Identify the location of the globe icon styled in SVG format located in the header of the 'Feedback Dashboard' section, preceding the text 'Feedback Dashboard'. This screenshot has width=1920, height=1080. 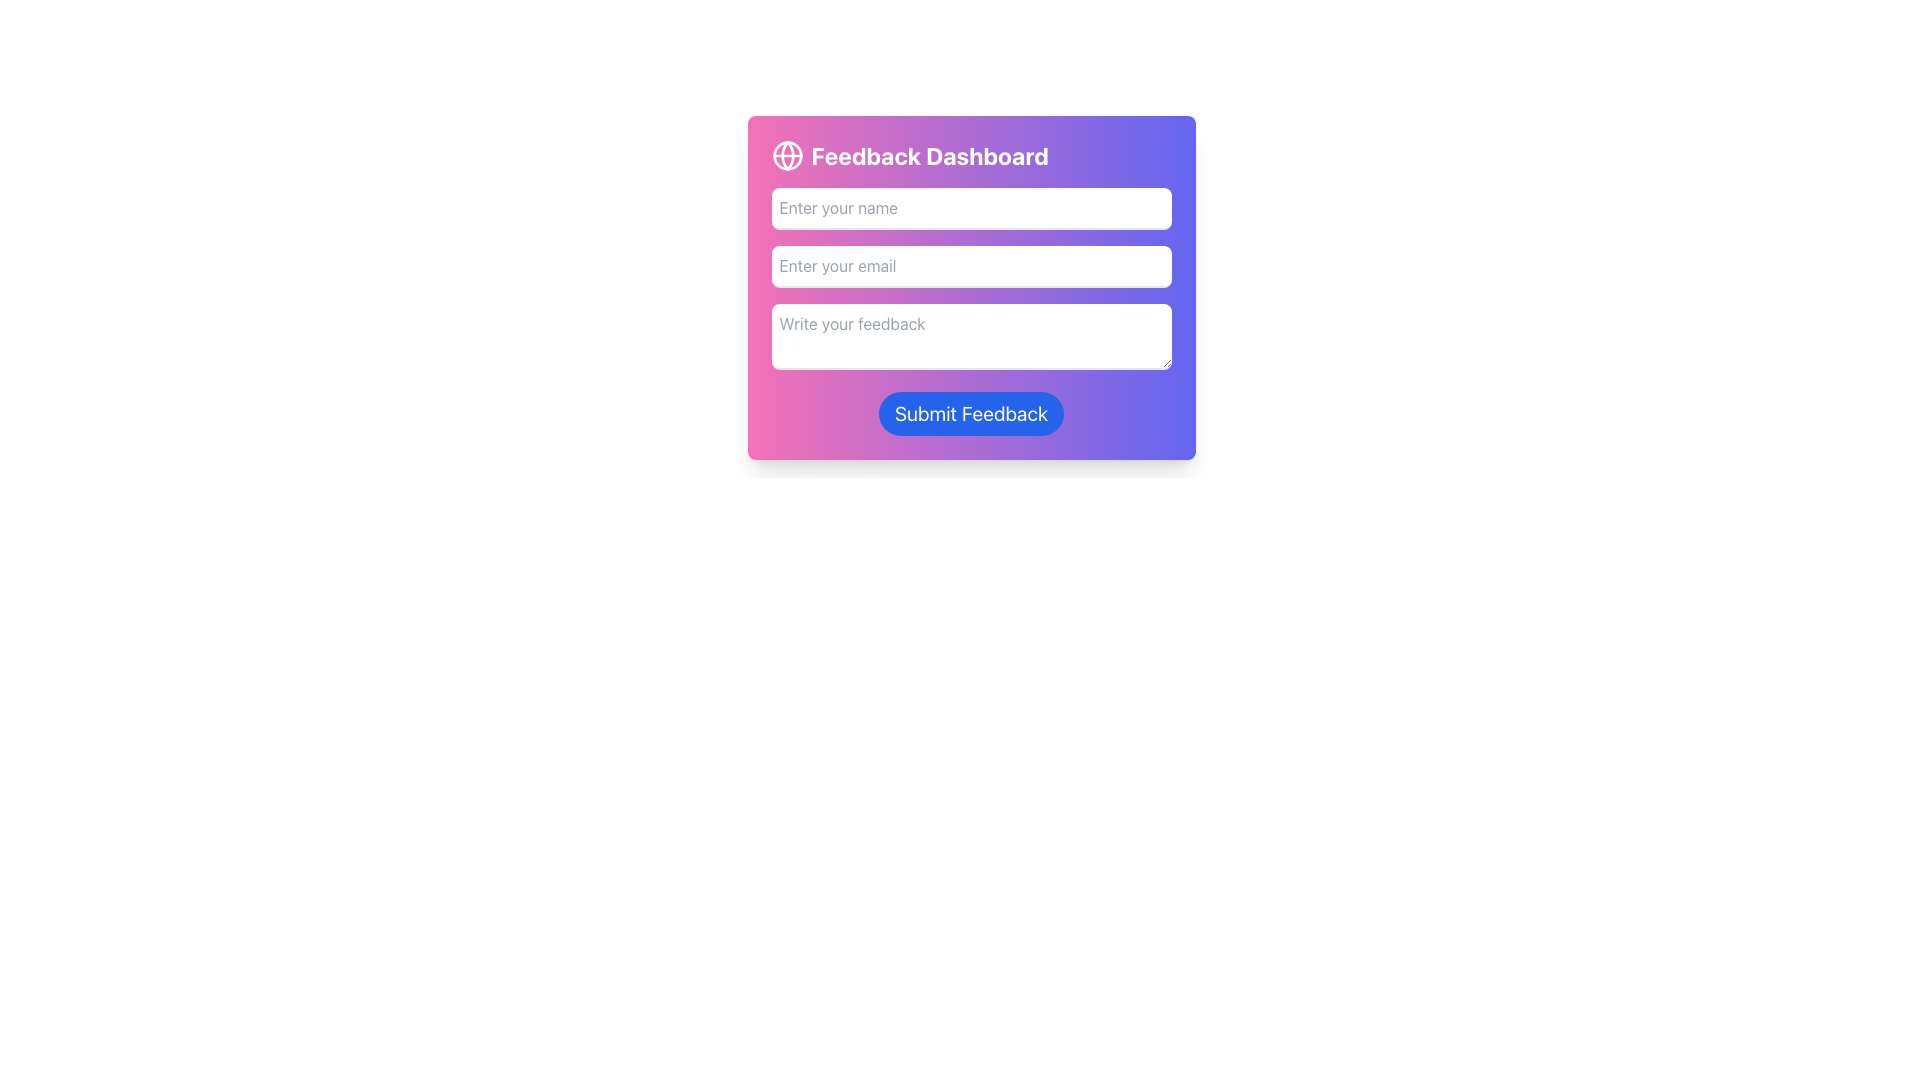
(786, 154).